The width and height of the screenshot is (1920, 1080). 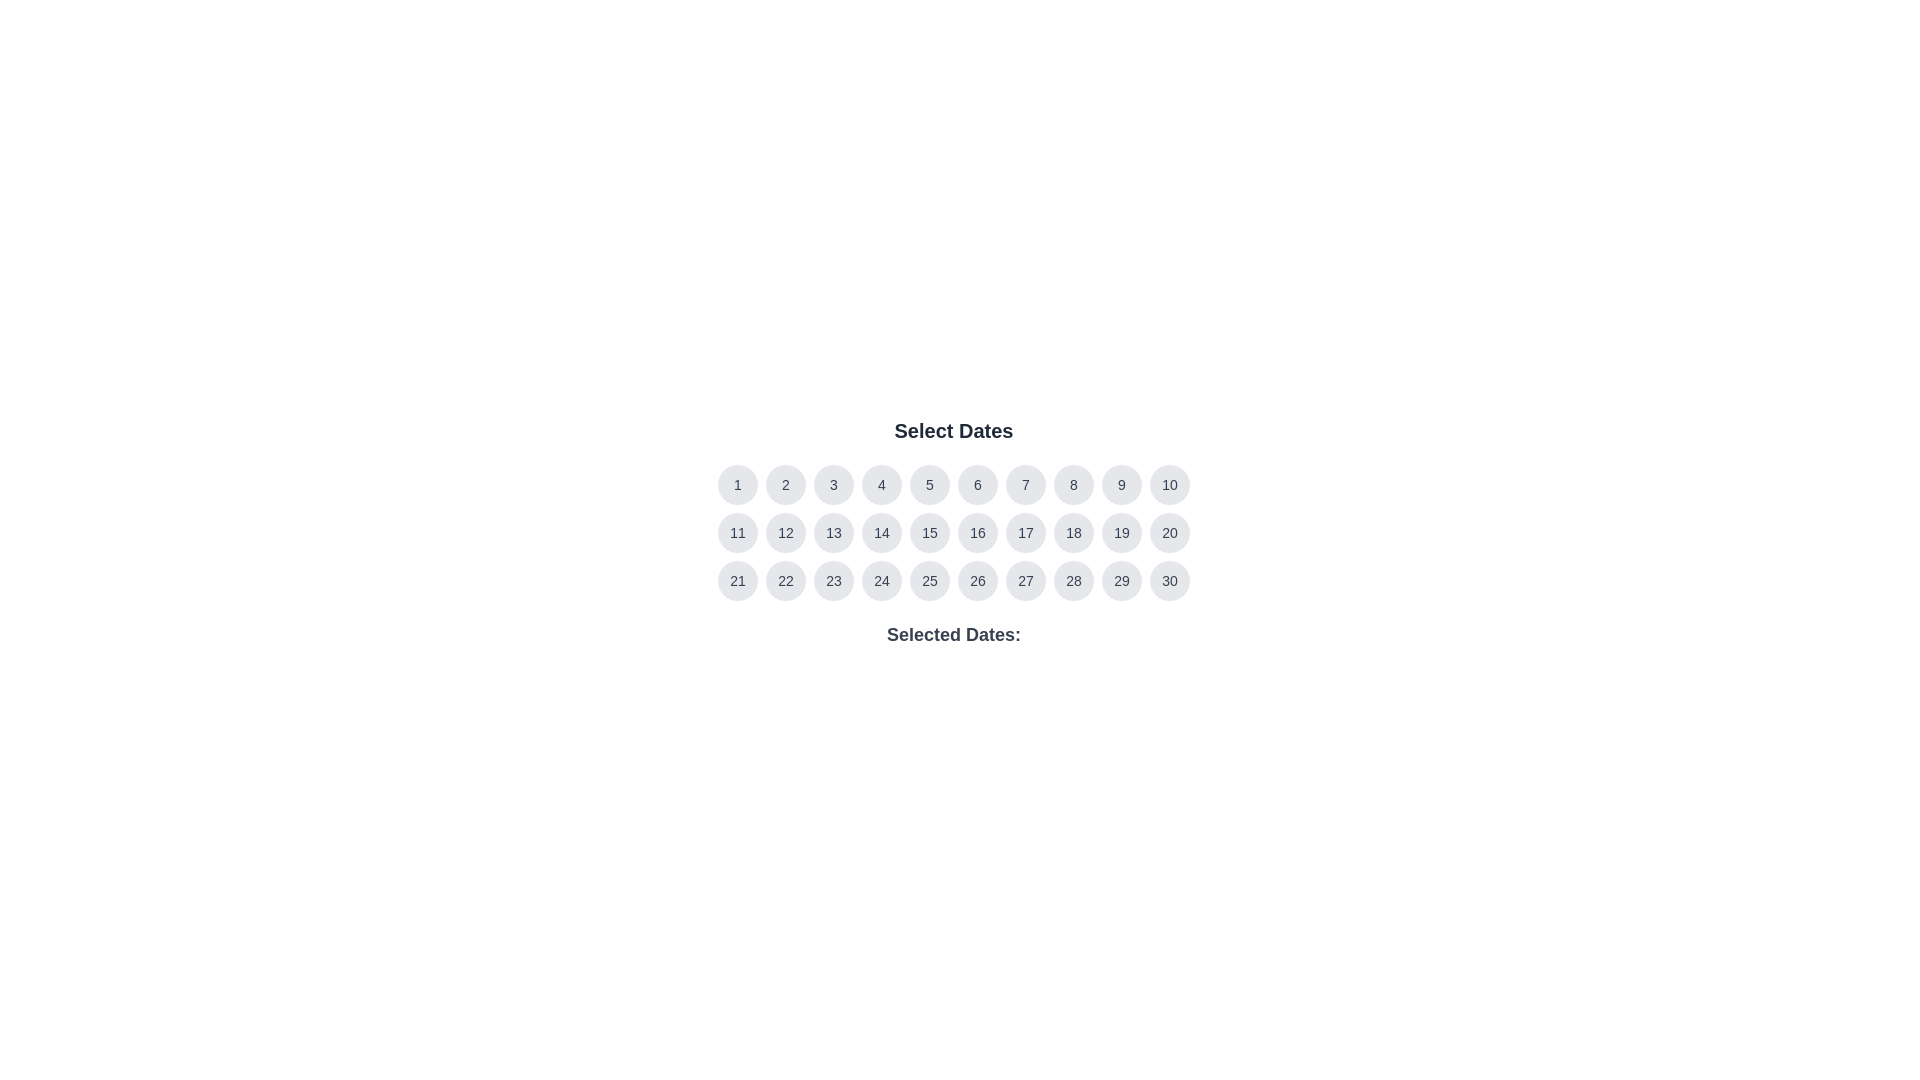 I want to click on the button for selecting the 28th date in the calendar interface, so click(x=1073, y=581).